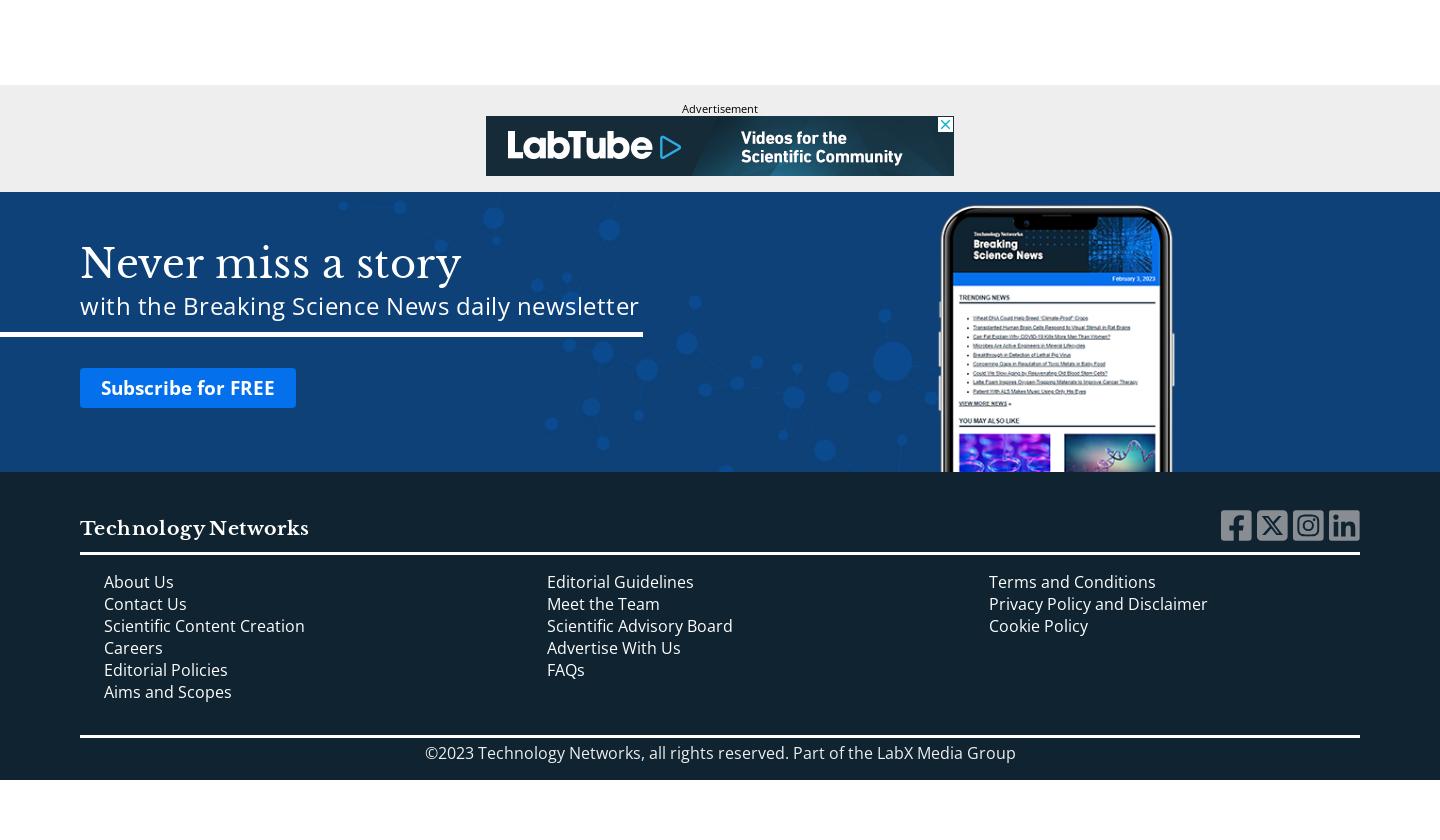  What do you see at coordinates (80, 305) in the screenshot?
I see `'with the Breaking Science News daily newsletter'` at bounding box center [80, 305].